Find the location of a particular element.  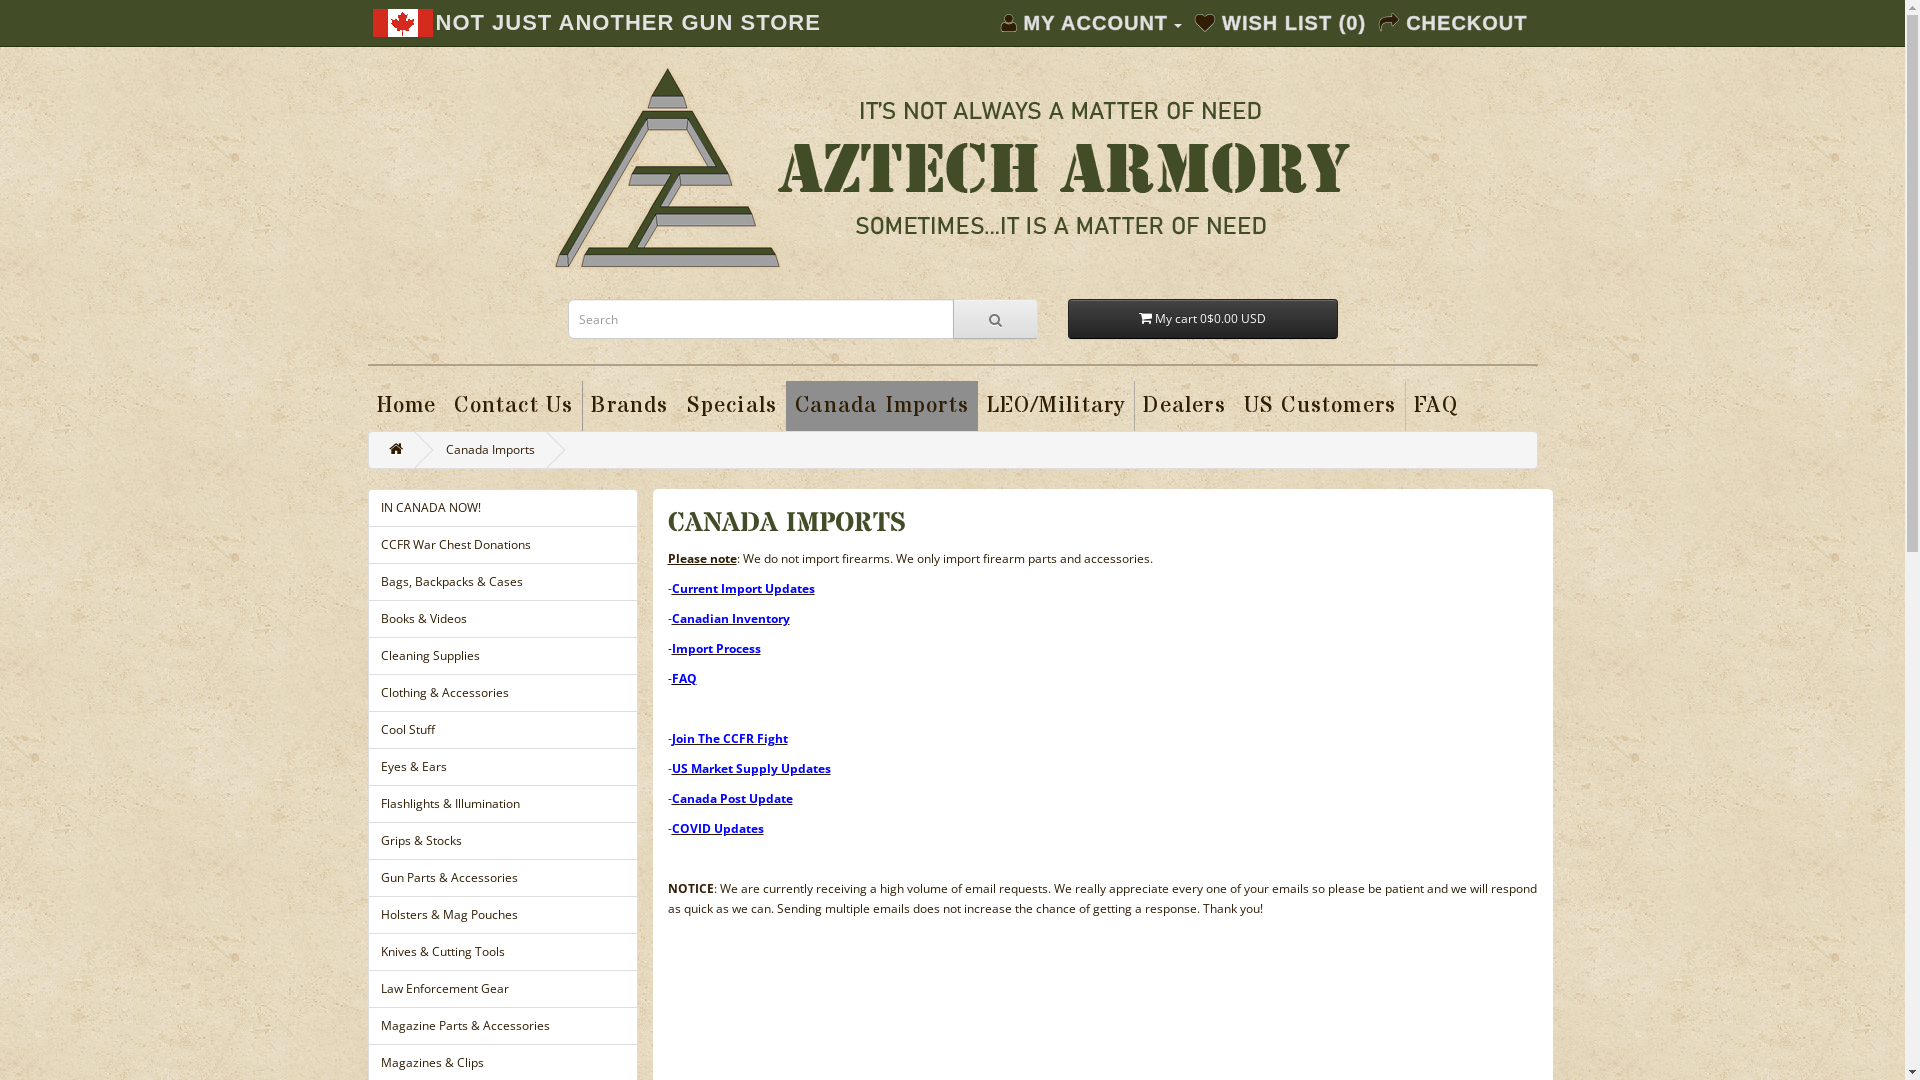

'Grips & Stocks' is located at coordinates (368, 840).